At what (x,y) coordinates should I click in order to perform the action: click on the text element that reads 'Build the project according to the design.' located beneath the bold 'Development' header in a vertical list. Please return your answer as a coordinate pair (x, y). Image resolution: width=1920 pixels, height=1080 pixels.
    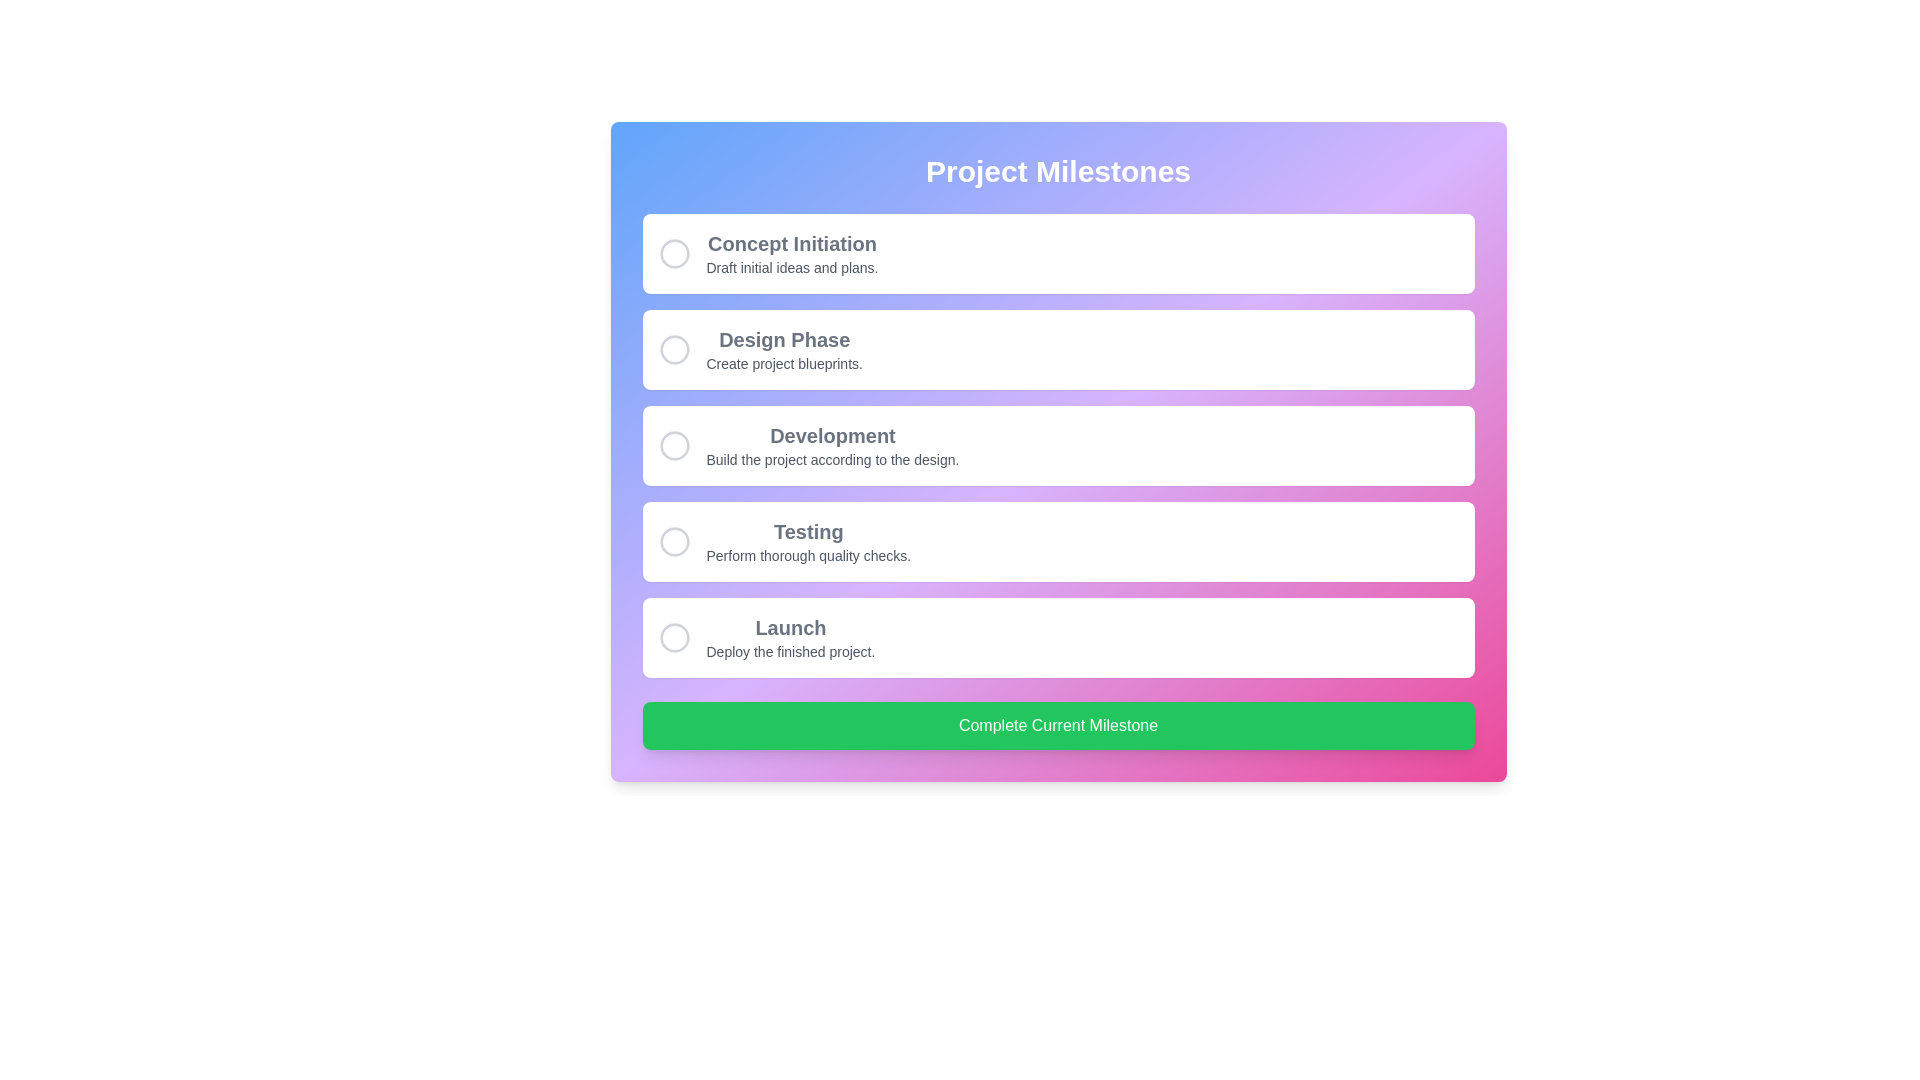
    Looking at the image, I should click on (832, 459).